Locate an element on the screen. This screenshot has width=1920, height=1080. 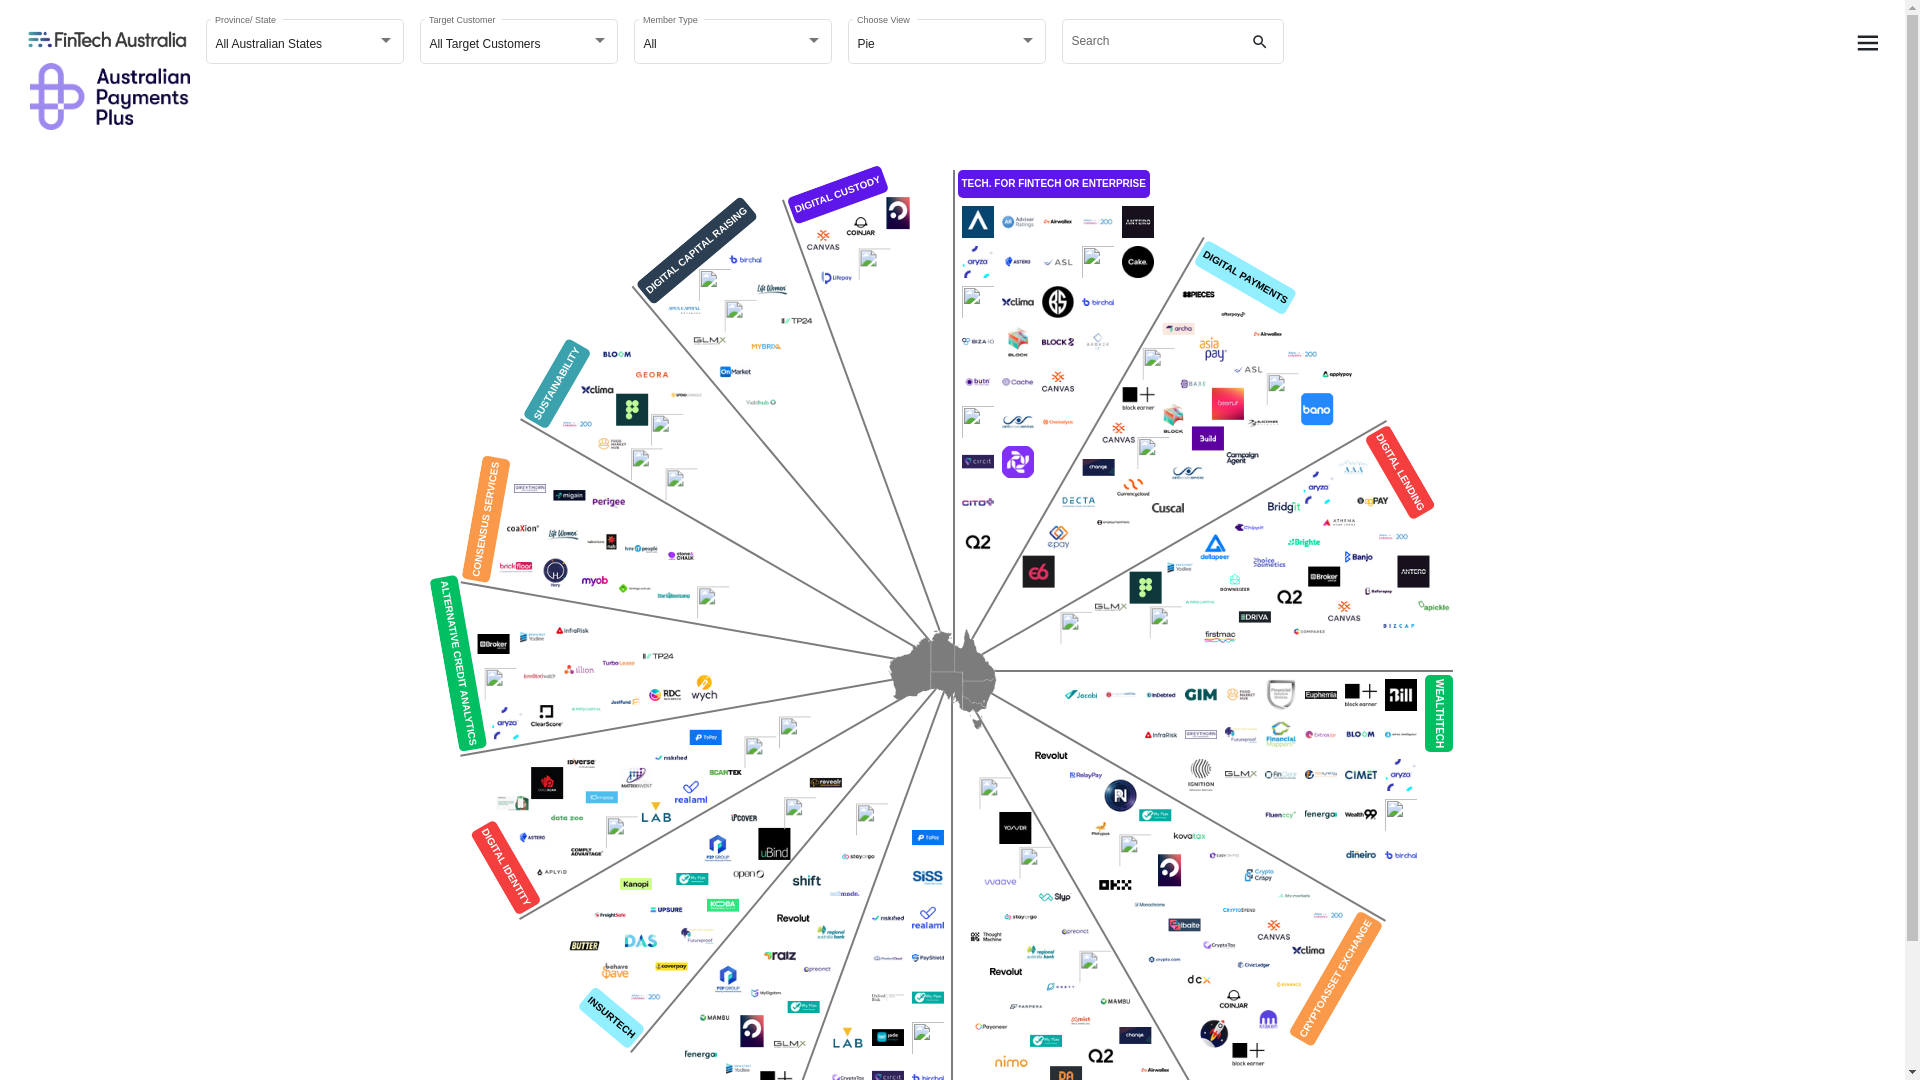
'DeCX Pty Ltd' is located at coordinates (1199, 978).